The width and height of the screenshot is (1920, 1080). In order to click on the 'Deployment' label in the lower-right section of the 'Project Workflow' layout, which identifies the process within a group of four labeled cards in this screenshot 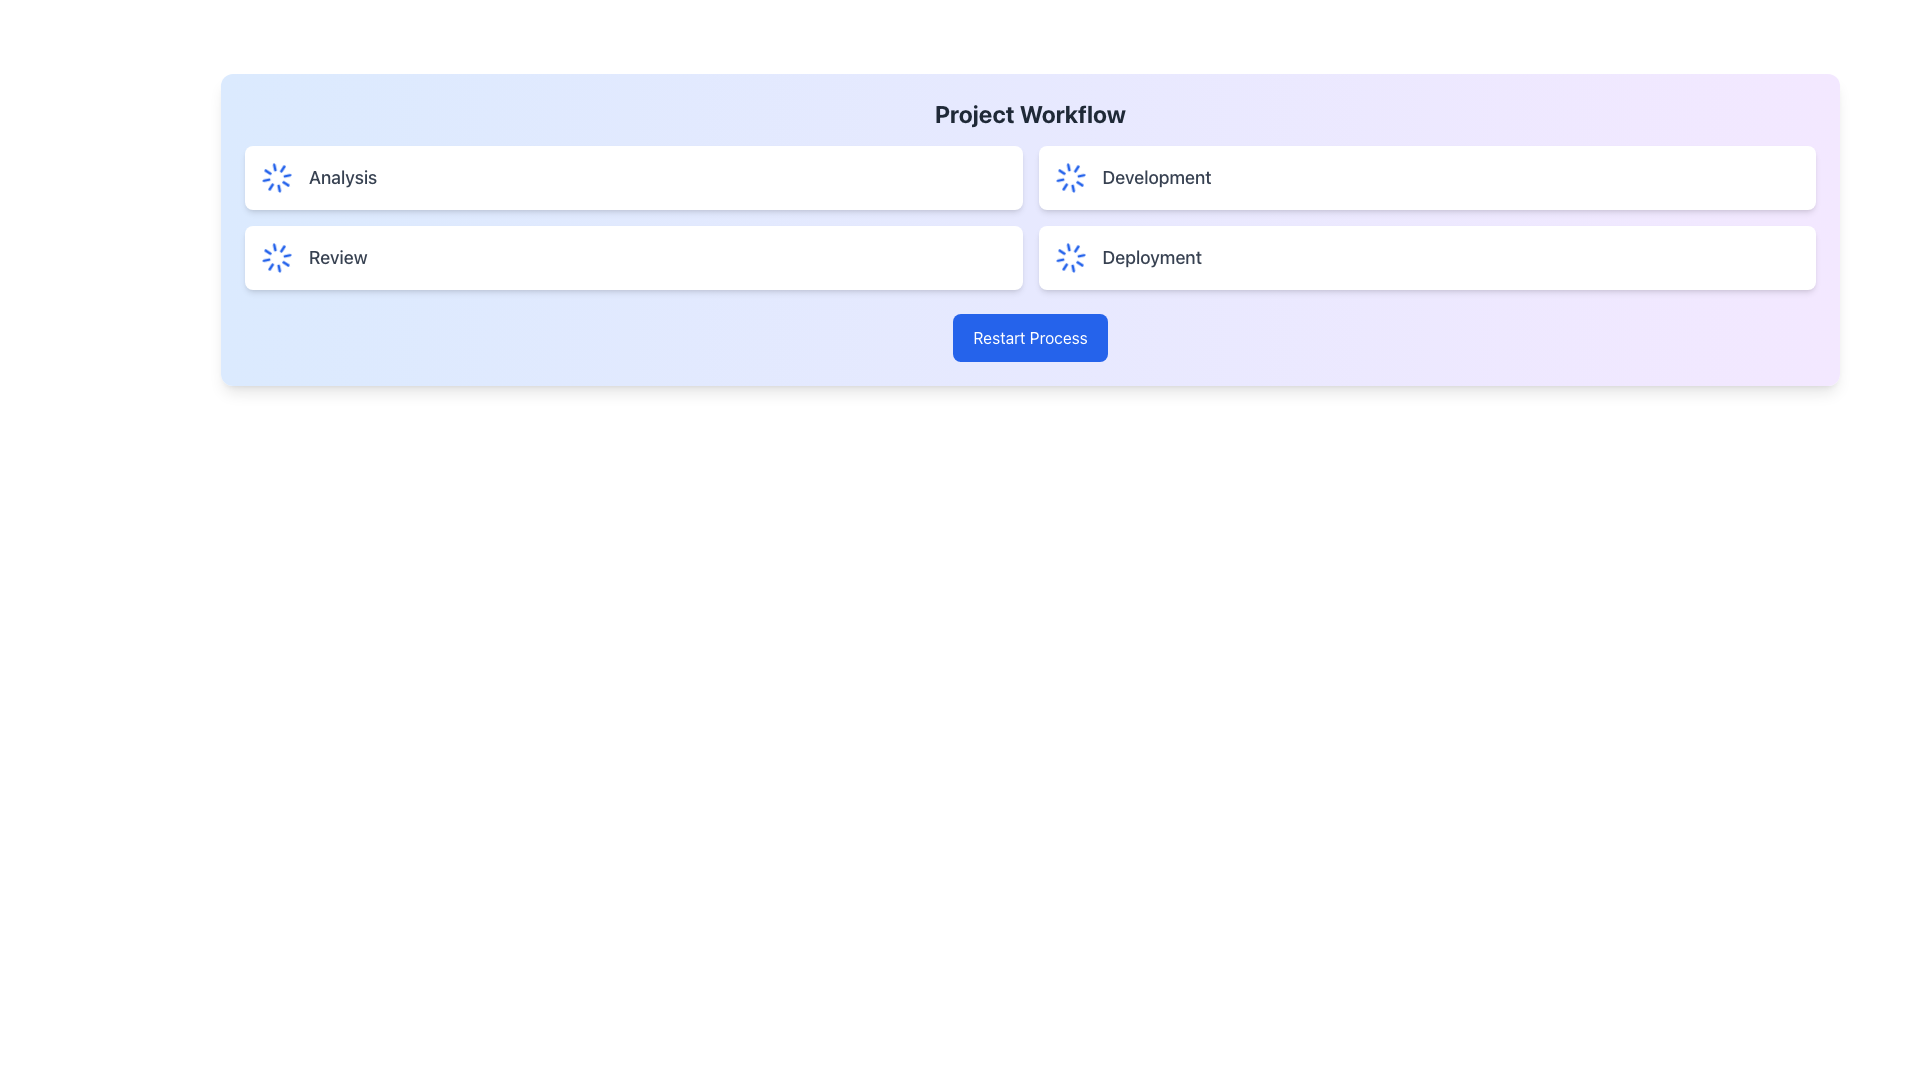, I will do `click(1152, 257)`.